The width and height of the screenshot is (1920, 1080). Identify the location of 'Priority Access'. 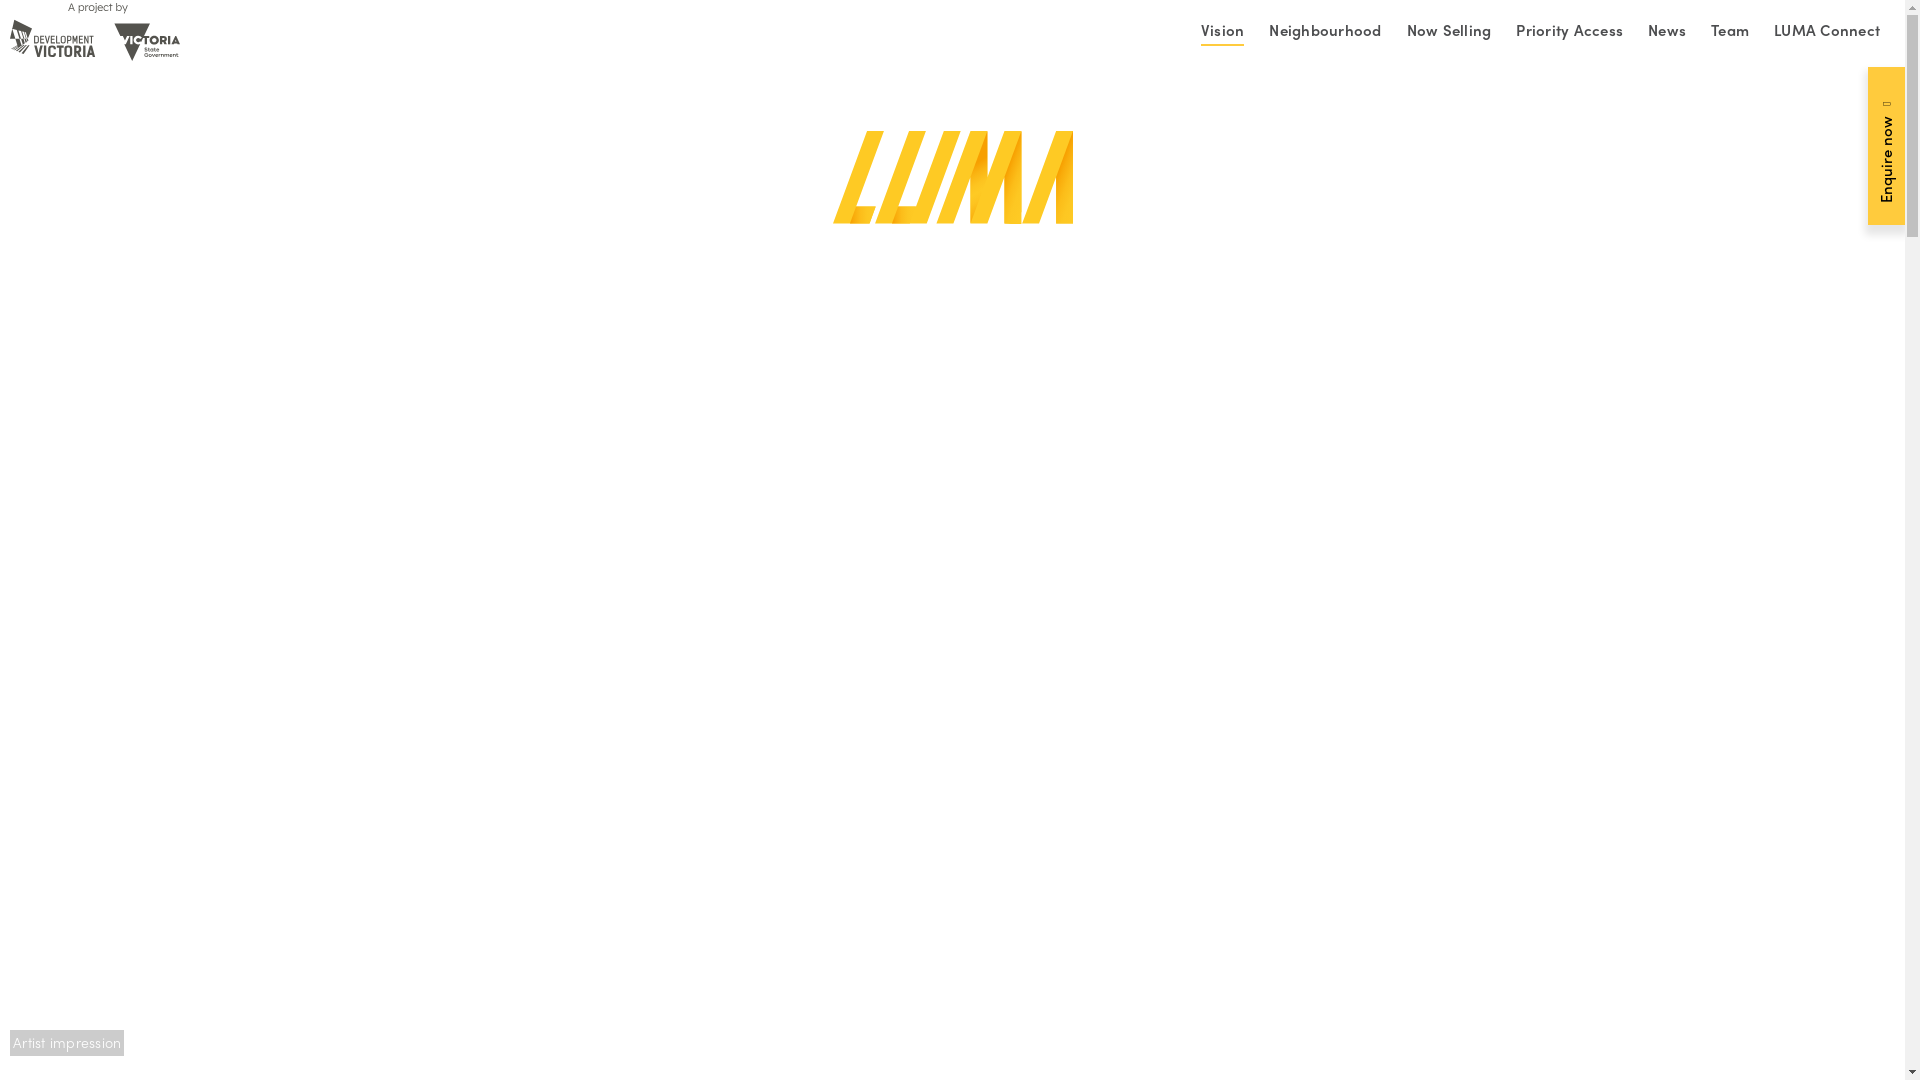
(1568, 33).